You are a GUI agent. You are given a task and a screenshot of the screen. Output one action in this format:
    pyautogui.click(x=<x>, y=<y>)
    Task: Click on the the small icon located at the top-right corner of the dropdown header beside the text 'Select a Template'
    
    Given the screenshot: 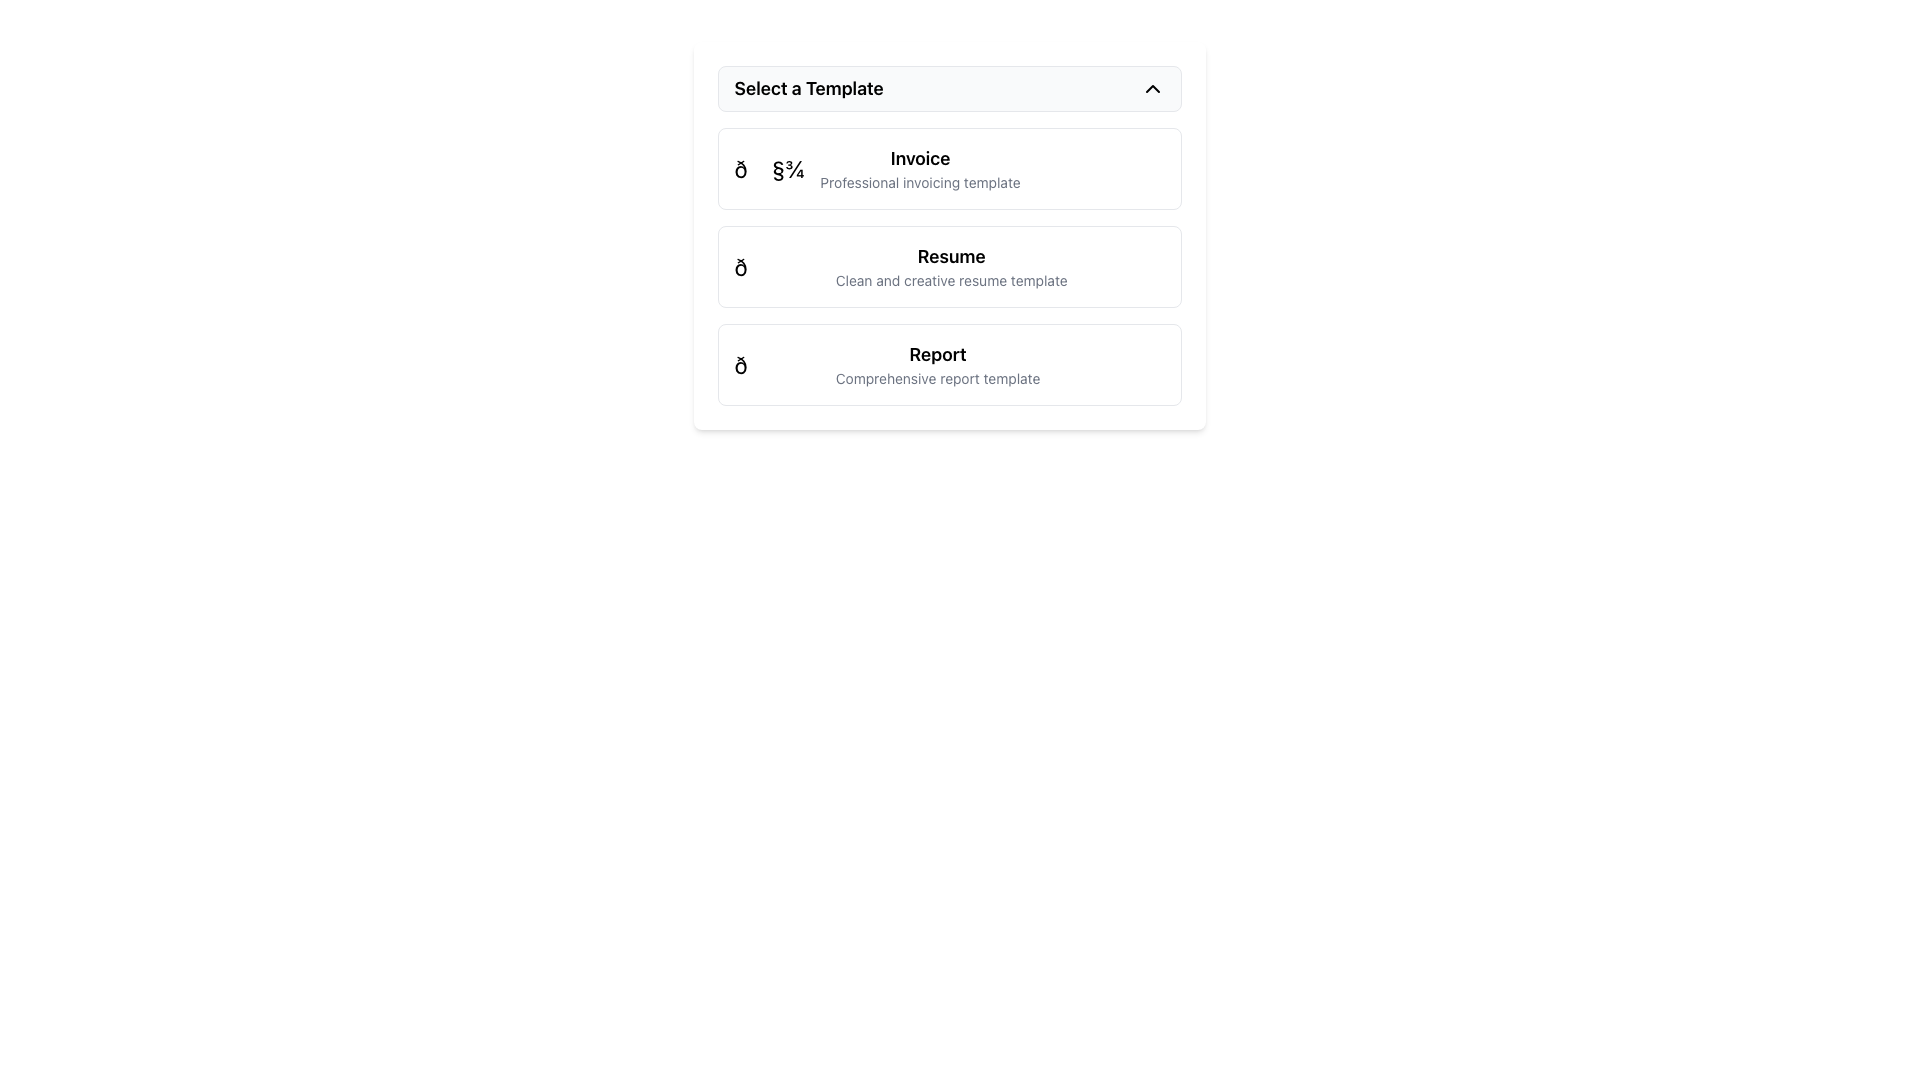 What is the action you would take?
    pyautogui.click(x=1152, y=87)
    